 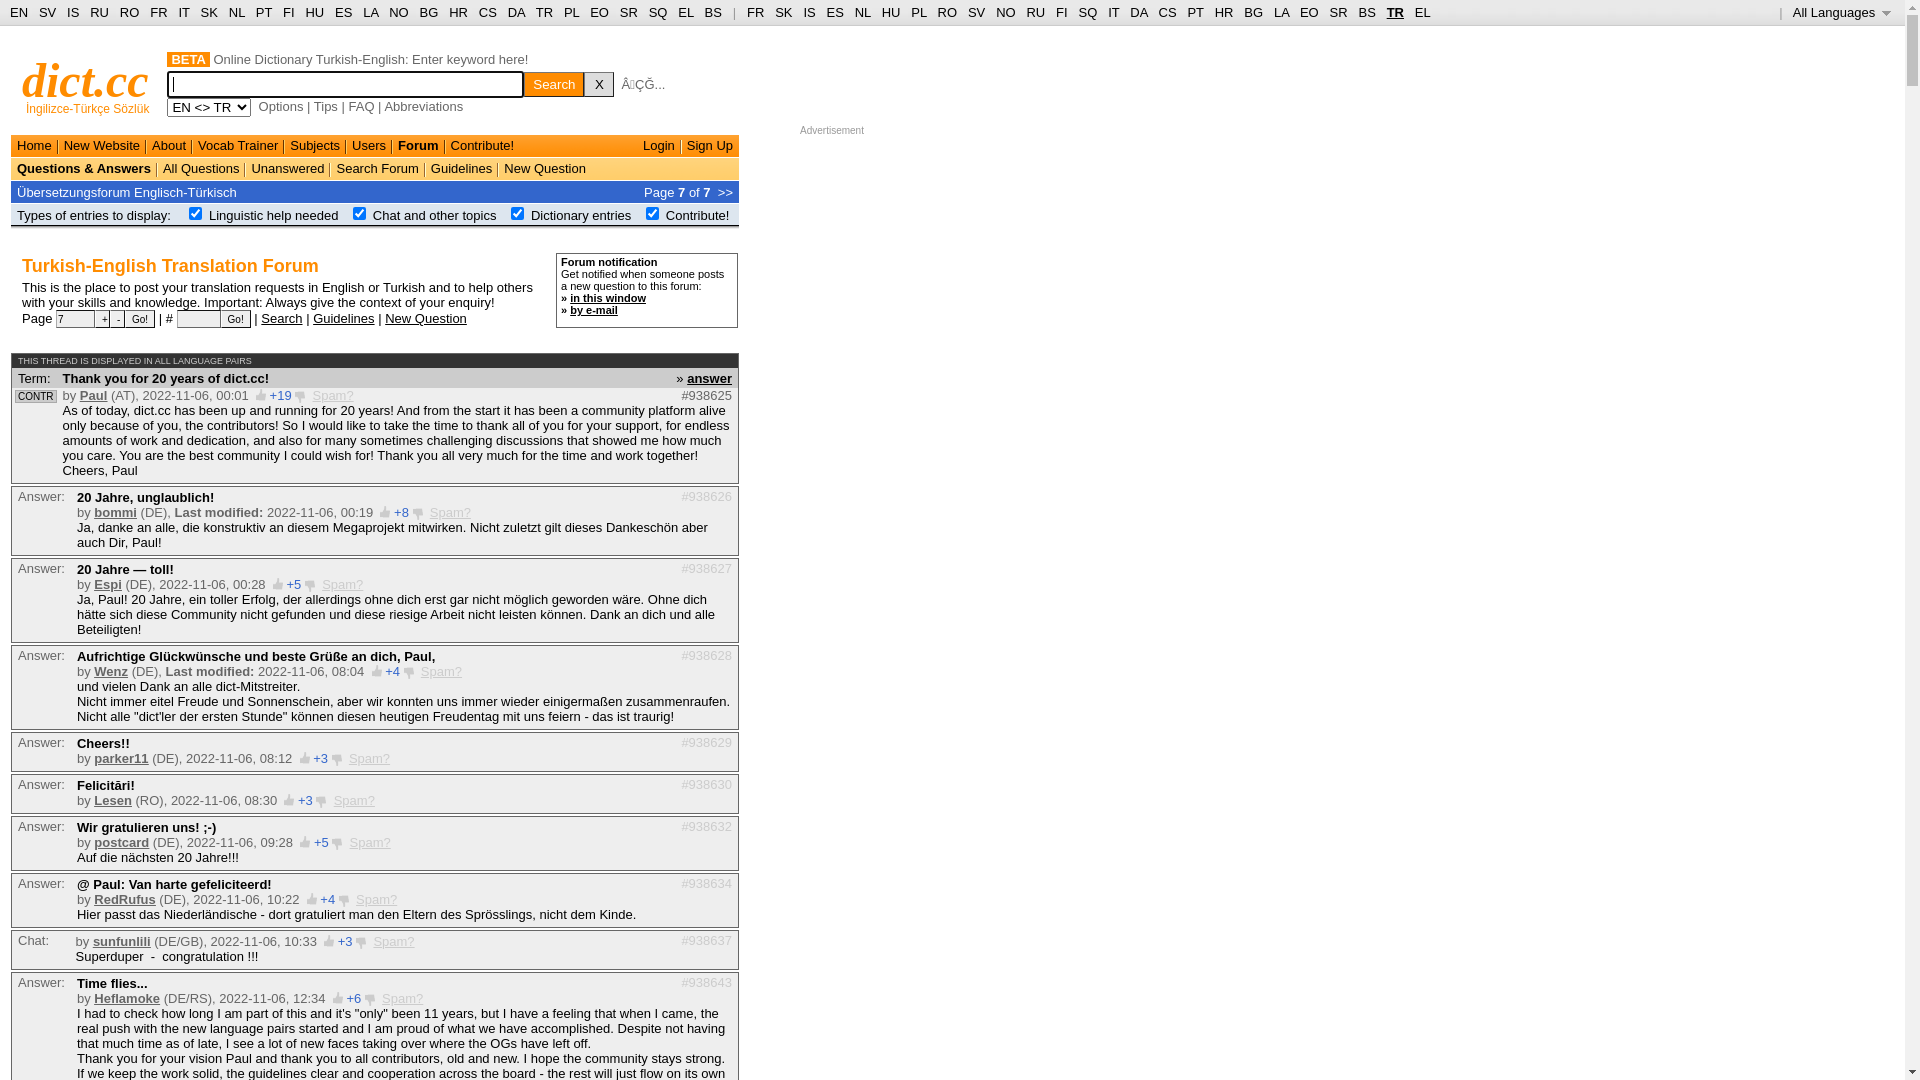 I want to click on '#938626', so click(x=681, y=495).